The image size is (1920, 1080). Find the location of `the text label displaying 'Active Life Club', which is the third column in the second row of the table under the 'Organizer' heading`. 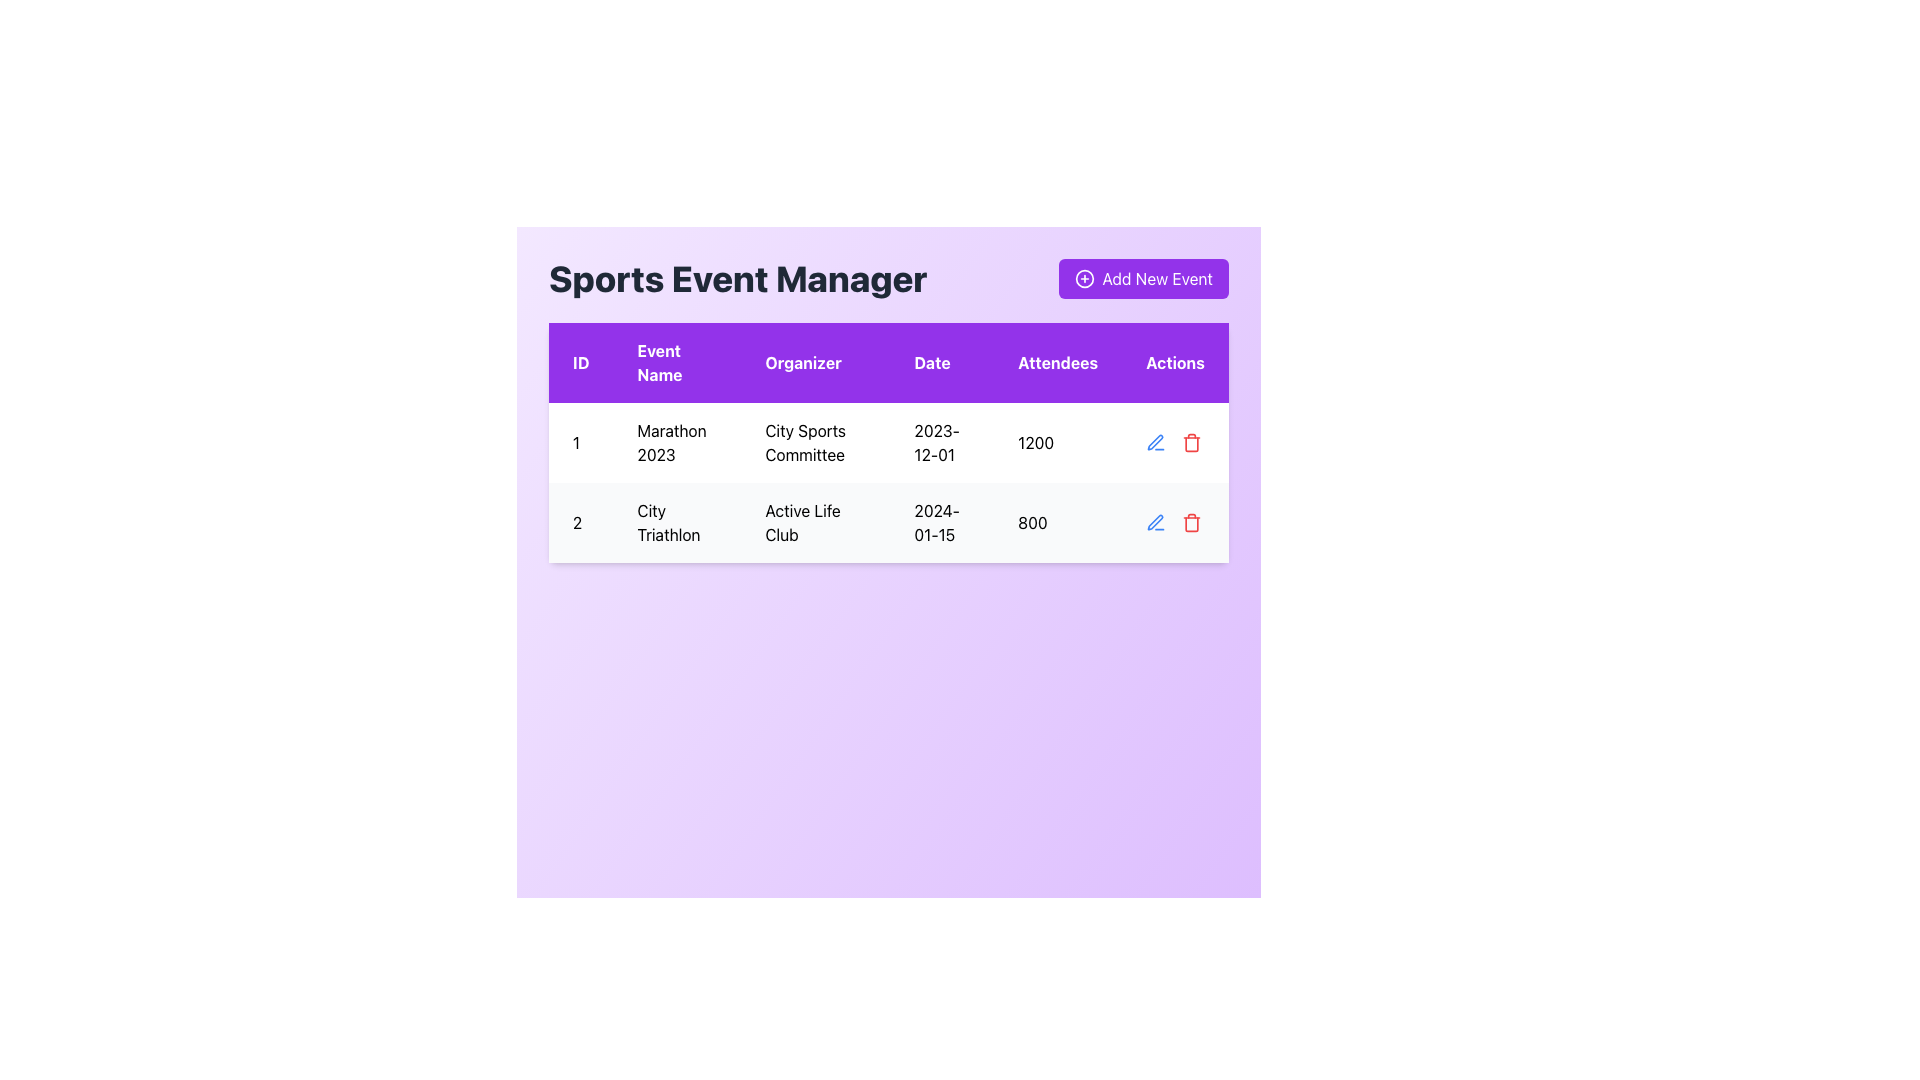

the text label displaying 'Active Life Club', which is the third column in the second row of the table under the 'Organizer' heading is located at coordinates (816, 522).